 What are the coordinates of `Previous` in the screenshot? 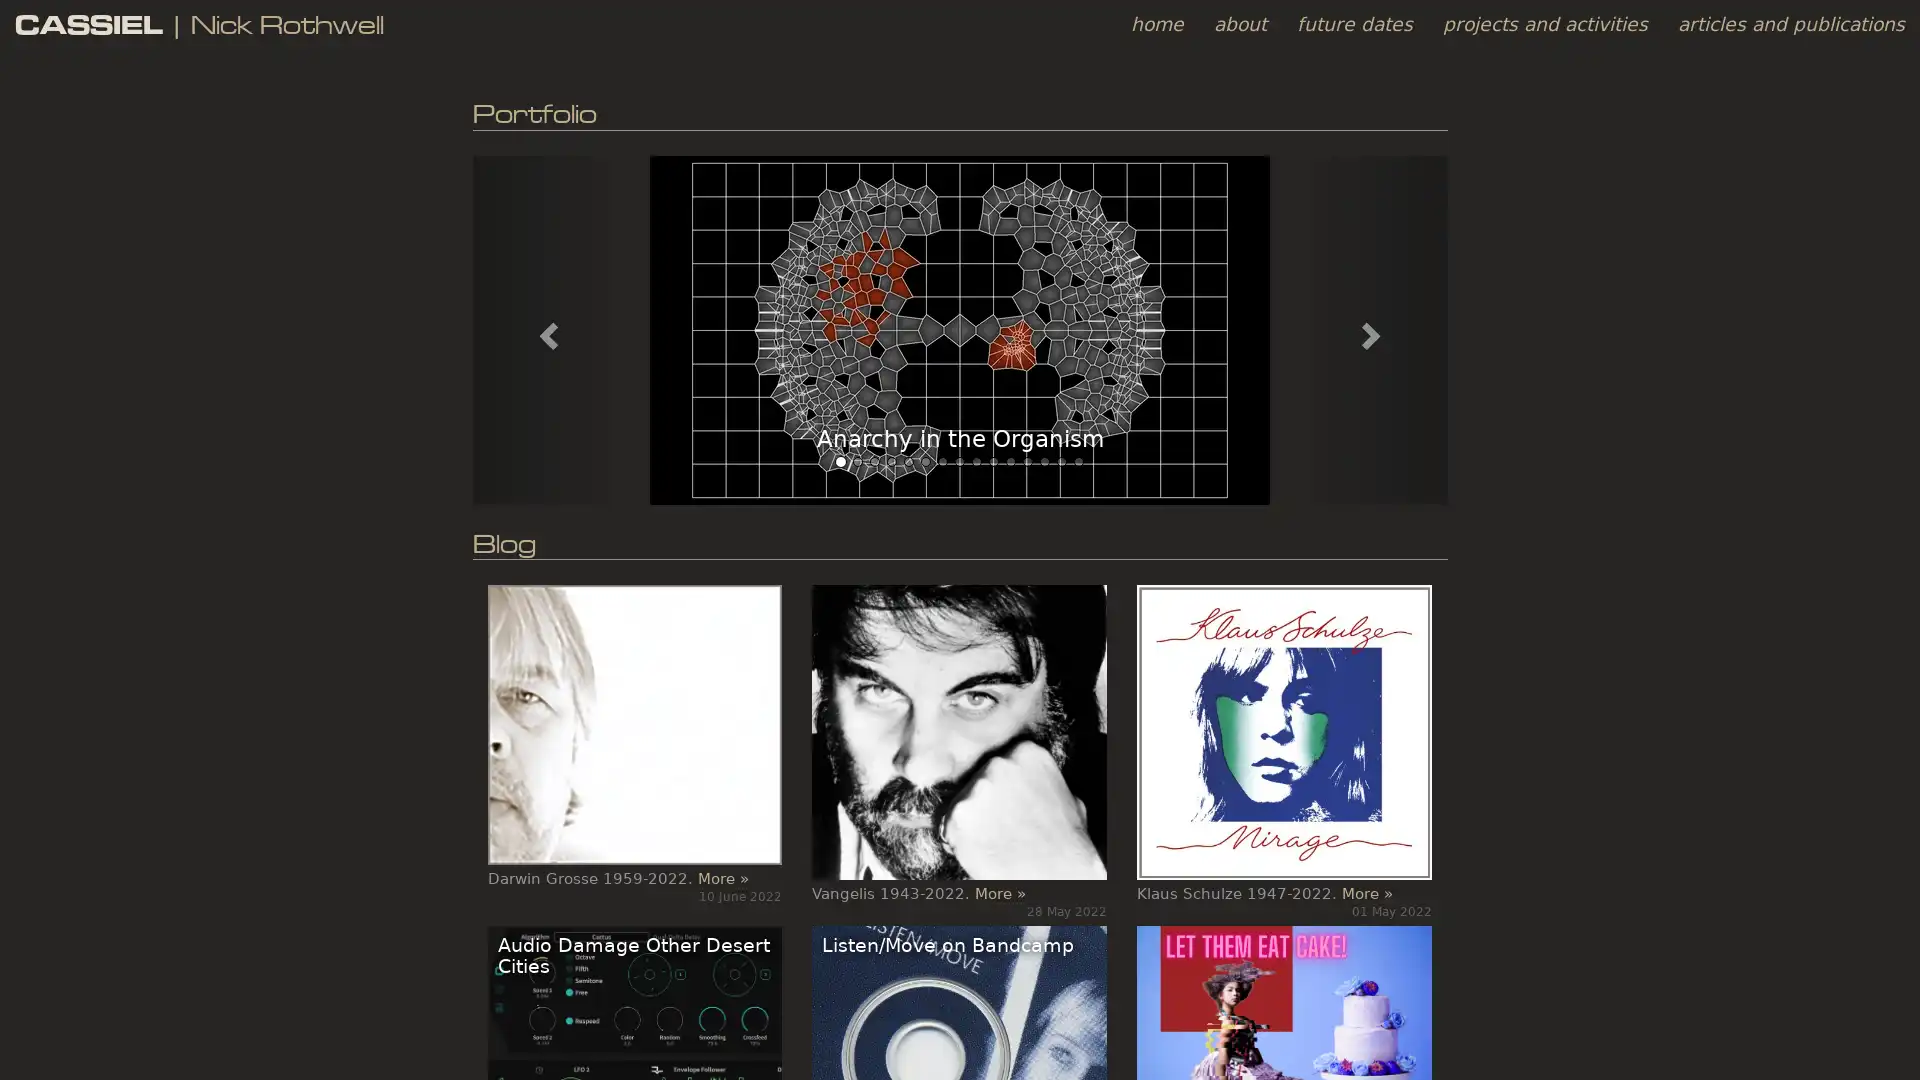 It's located at (545, 328).